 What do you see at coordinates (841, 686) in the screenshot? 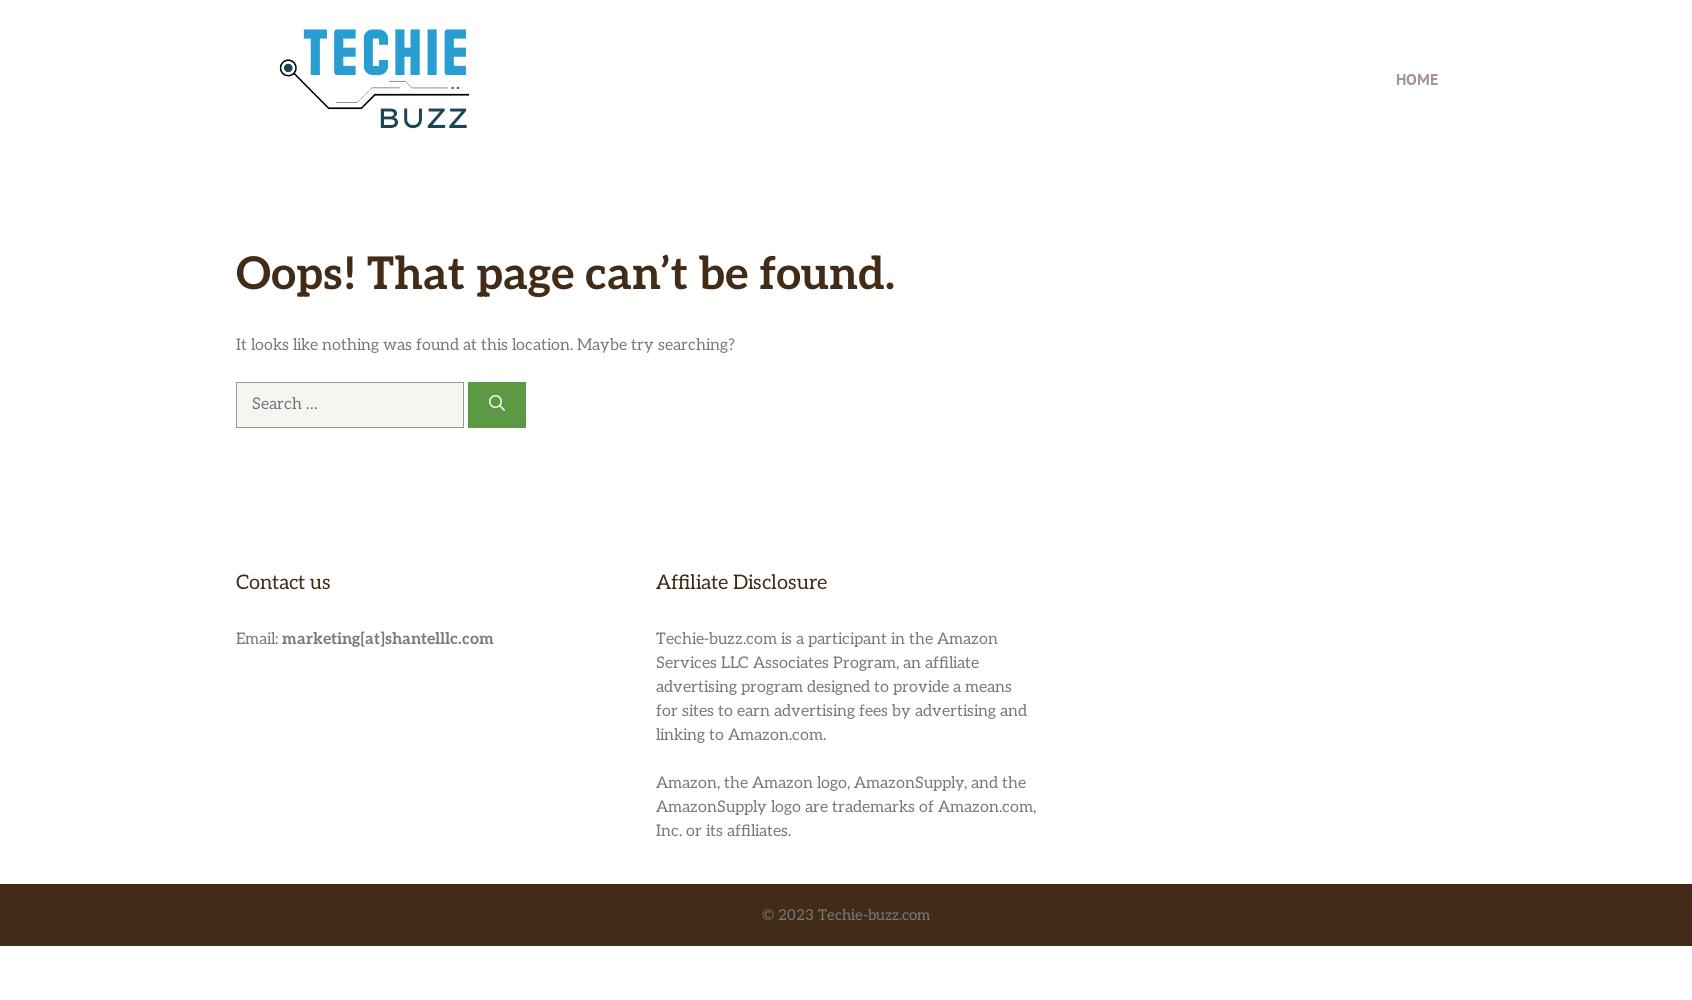
I see `'Techie-buzz.com is a participant in the Amazon Services LLC Associates Program, an affiliate advertising program designed to provide a means for sites to earn advertising fees by advertising and linking to Amazon.com.'` at bounding box center [841, 686].